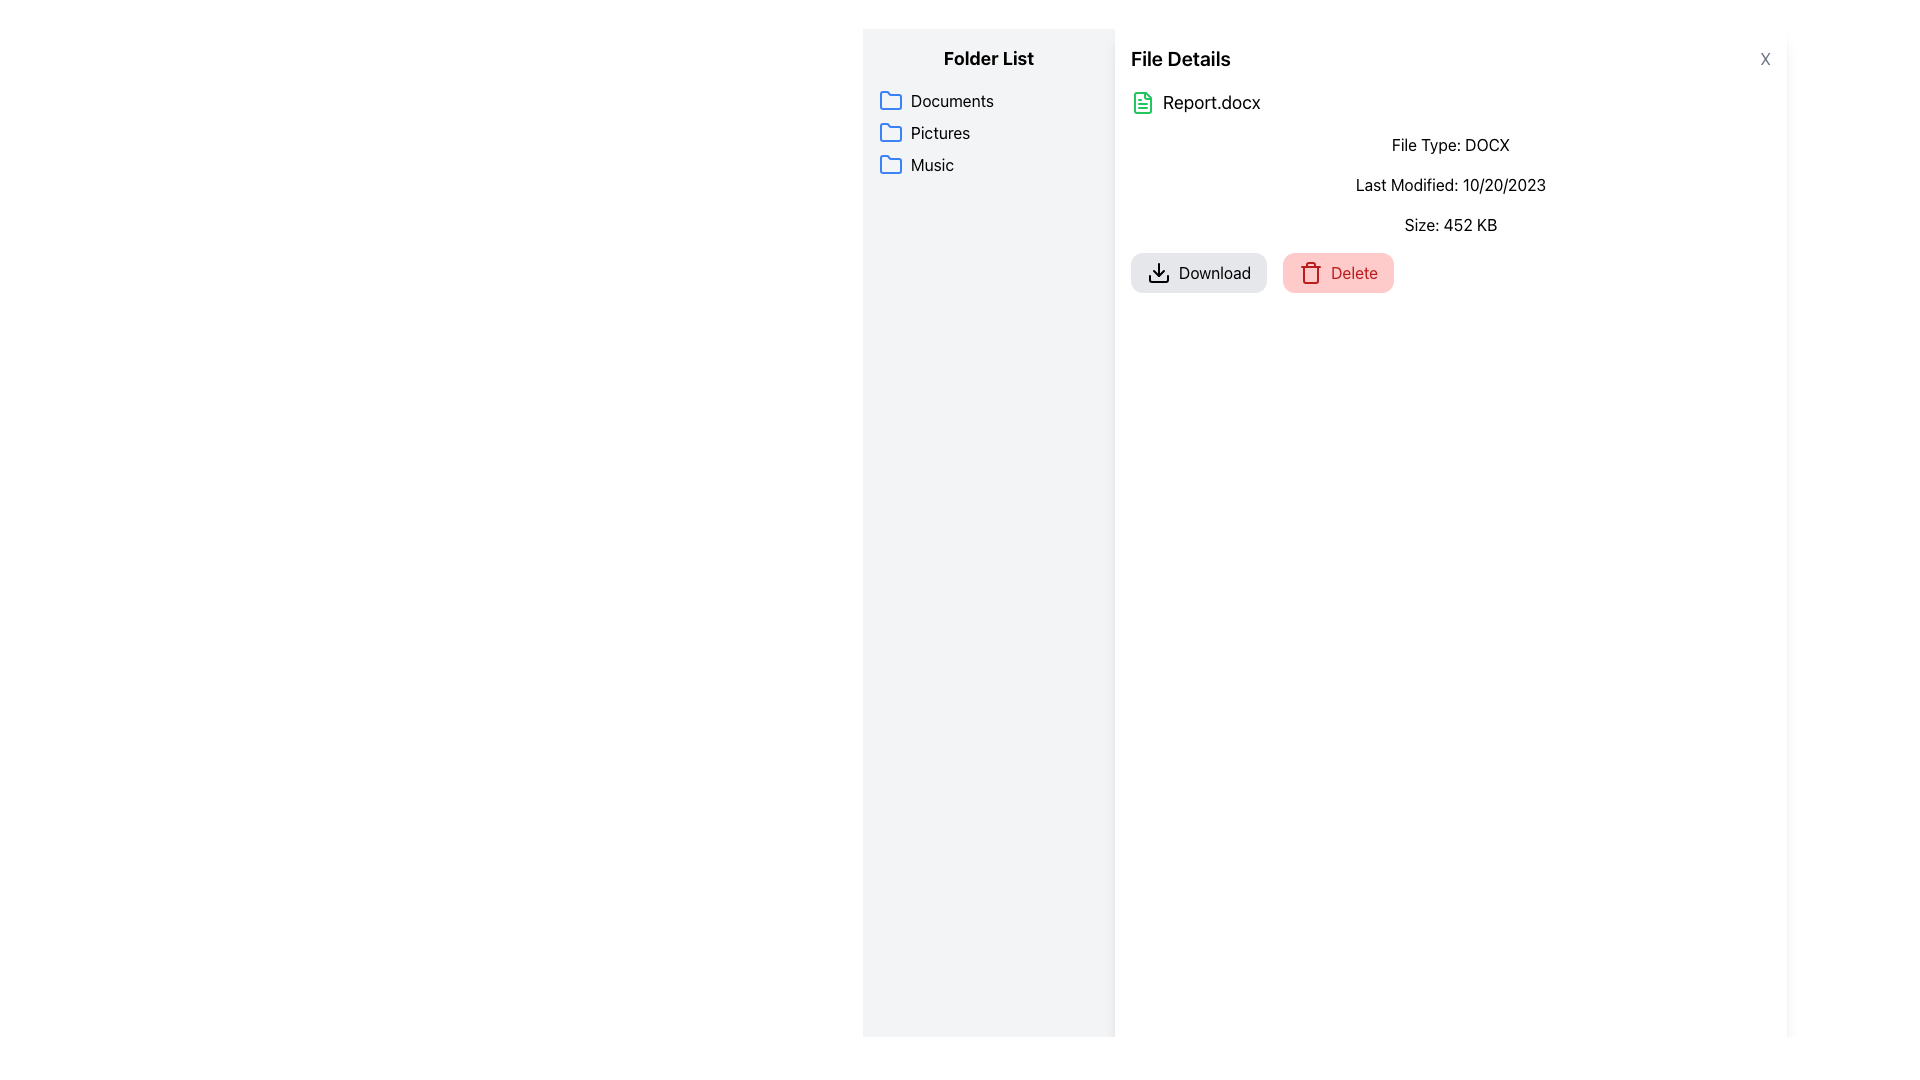 This screenshot has width=1920, height=1080. Describe the element at coordinates (890, 132) in the screenshot. I see `to select the folder icon located in the left panel's 'Folder List' section, adjacent to the 'Pictures' label` at that location.